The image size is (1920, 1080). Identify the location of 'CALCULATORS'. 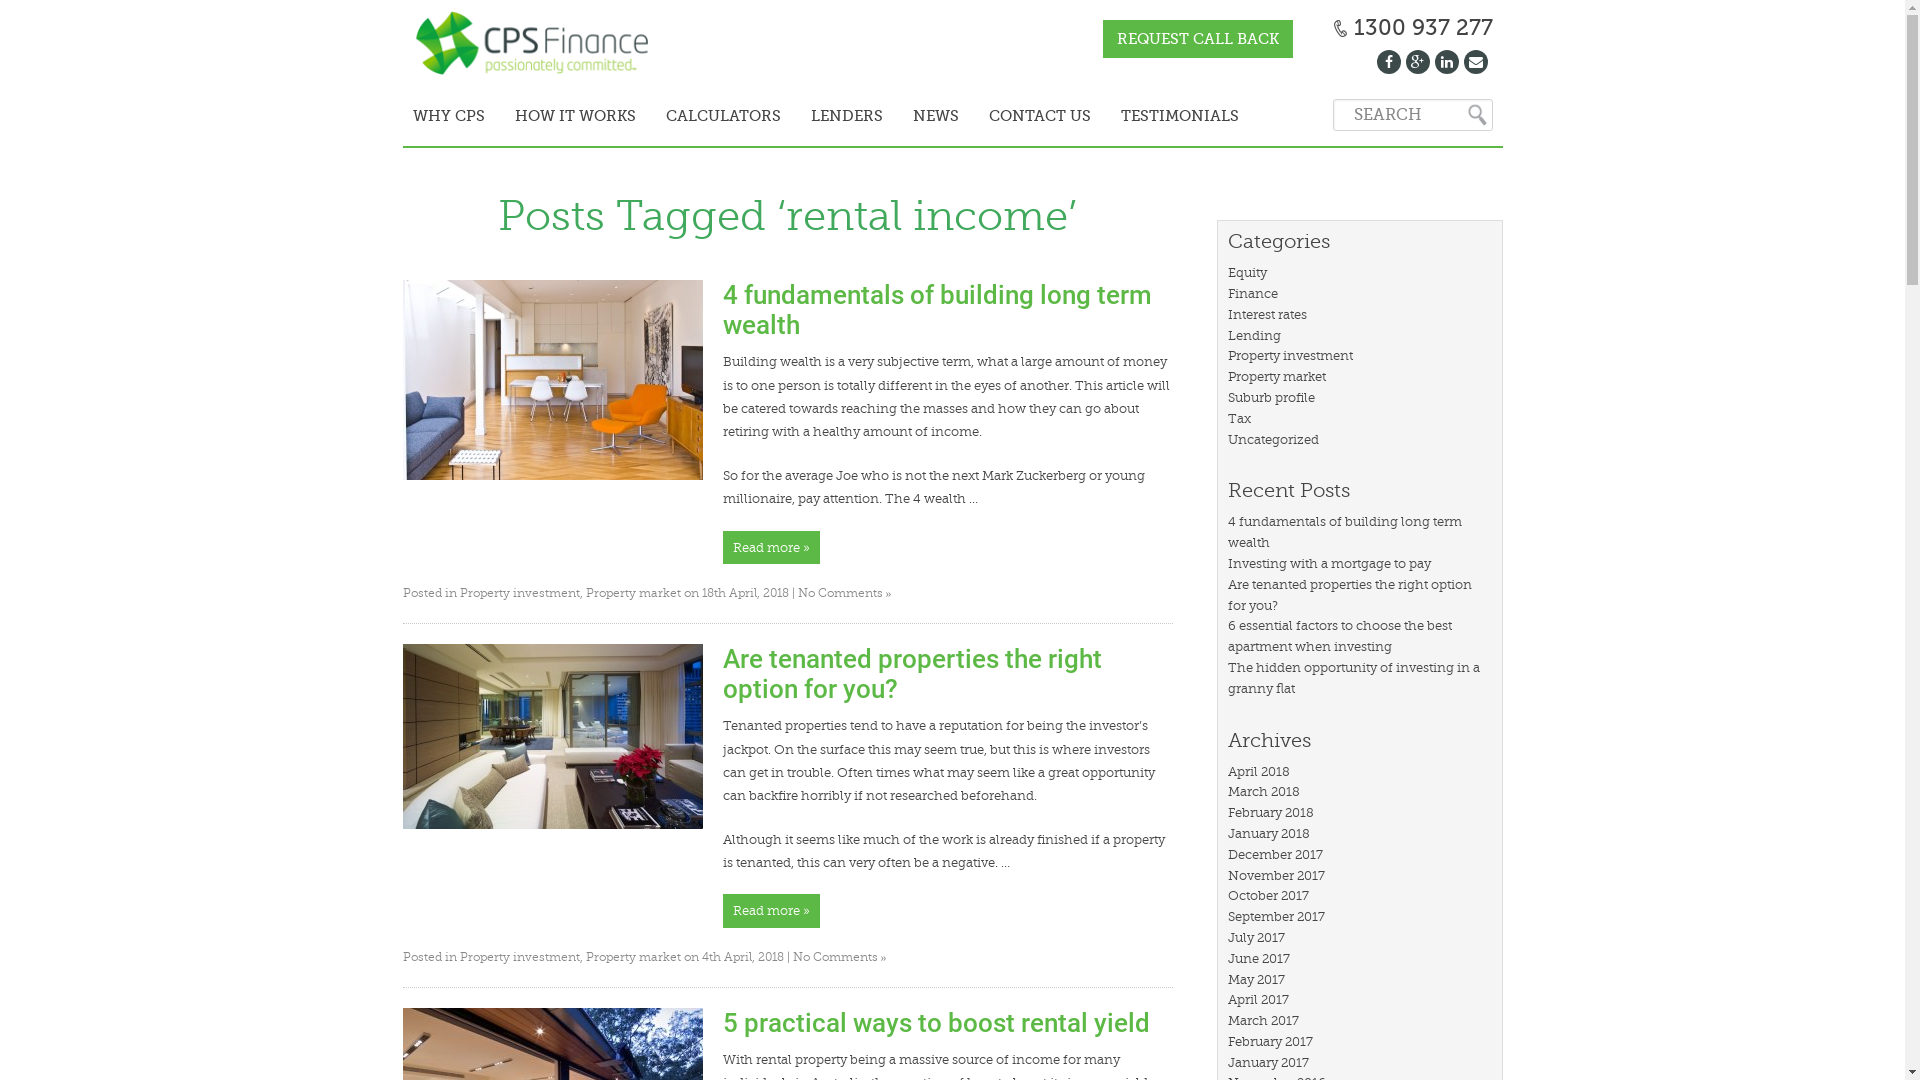
(721, 113).